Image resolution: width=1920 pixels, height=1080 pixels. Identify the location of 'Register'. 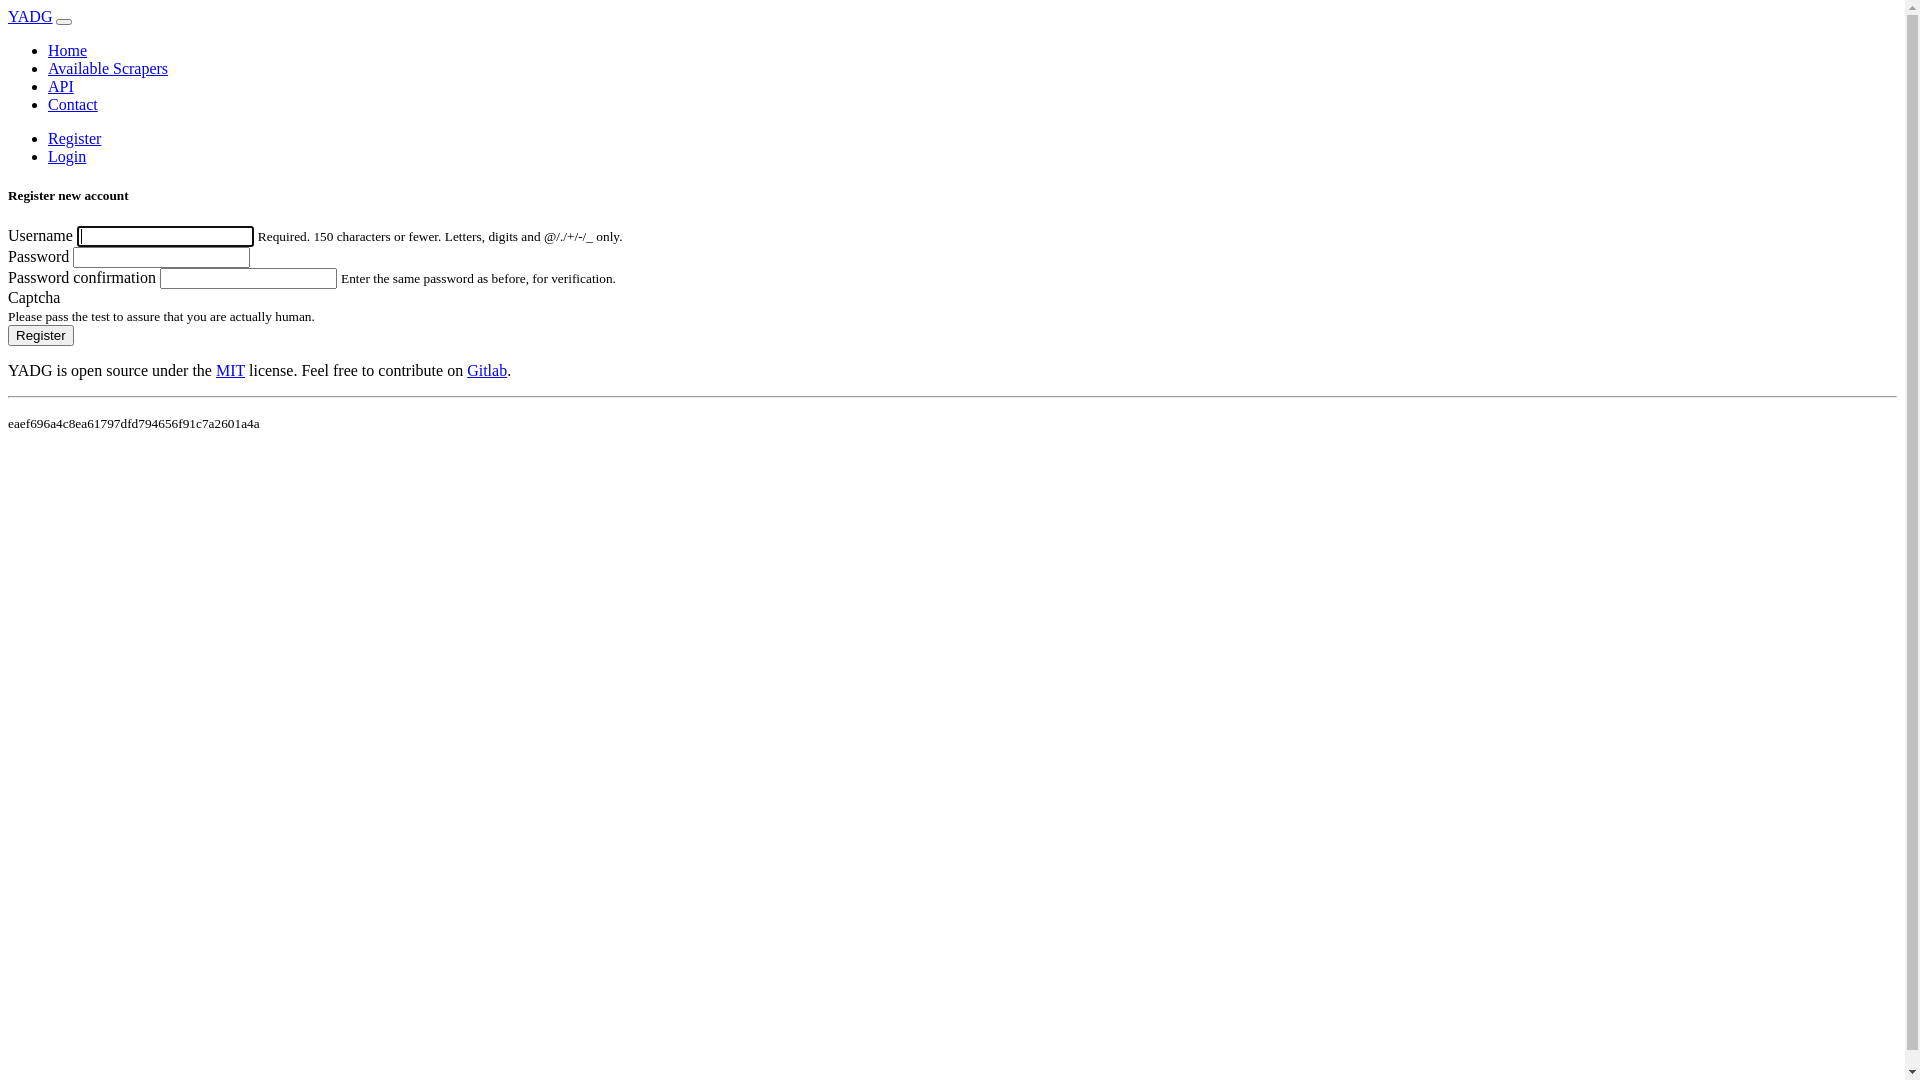
(8, 334).